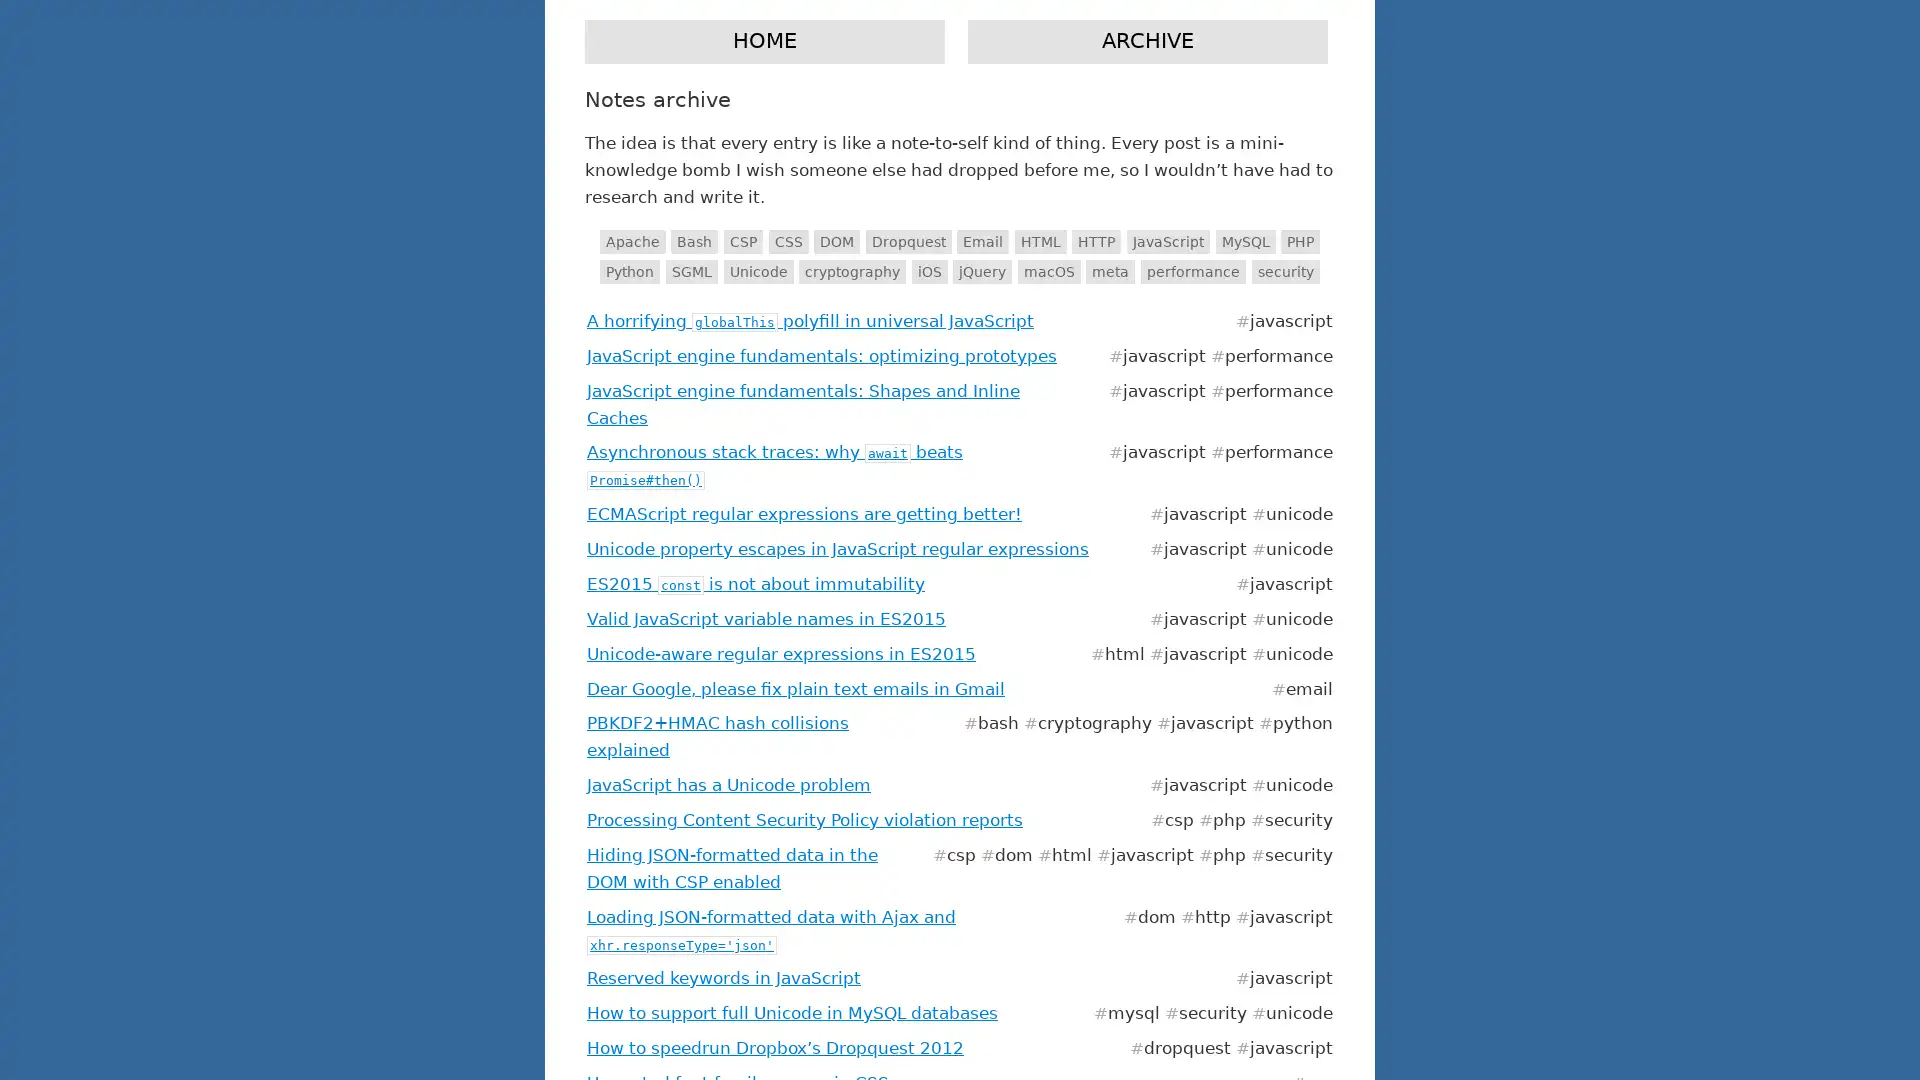  What do you see at coordinates (1243, 241) in the screenshot?
I see `MySQL` at bounding box center [1243, 241].